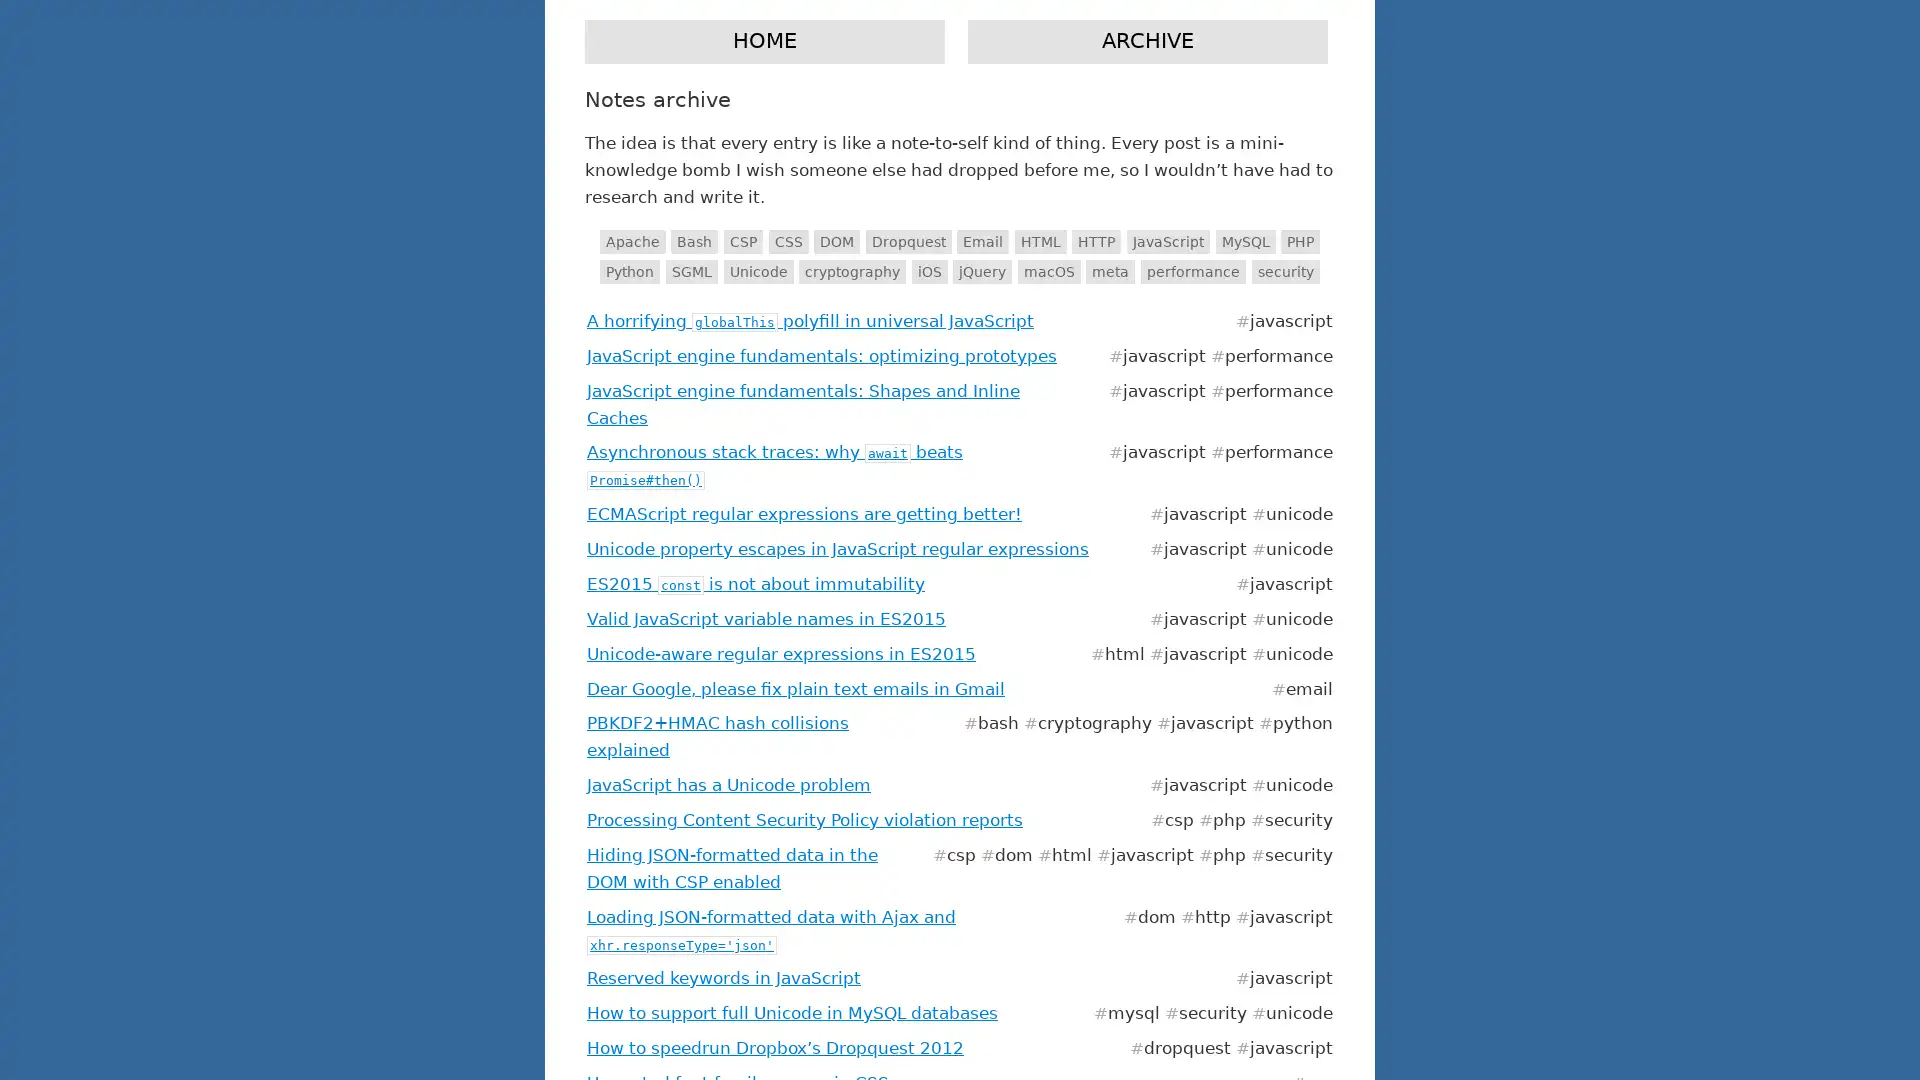  What do you see at coordinates (1243, 241) in the screenshot?
I see `MySQL` at bounding box center [1243, 241].